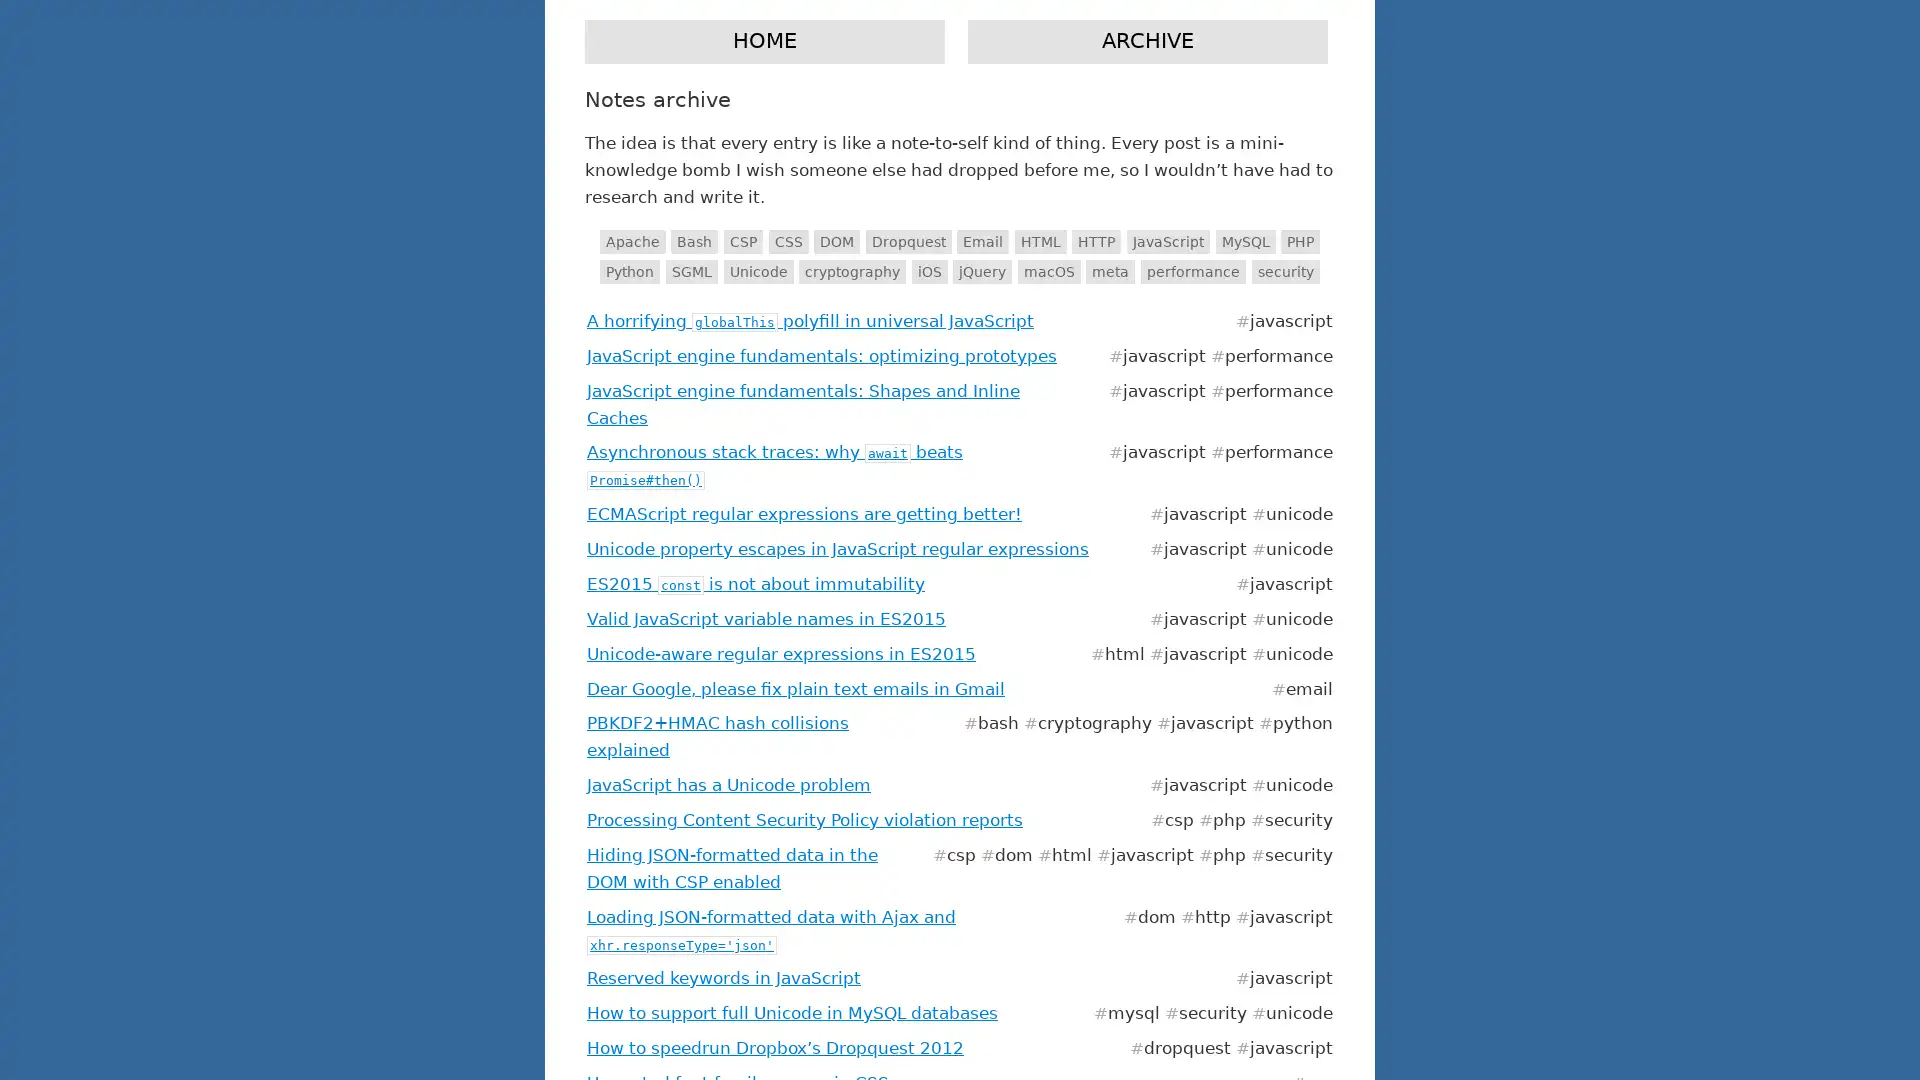  What do you see at coordinates (1243, 241) in the screenshot?
I see `MySQL` at bounding box center [1243, 241].